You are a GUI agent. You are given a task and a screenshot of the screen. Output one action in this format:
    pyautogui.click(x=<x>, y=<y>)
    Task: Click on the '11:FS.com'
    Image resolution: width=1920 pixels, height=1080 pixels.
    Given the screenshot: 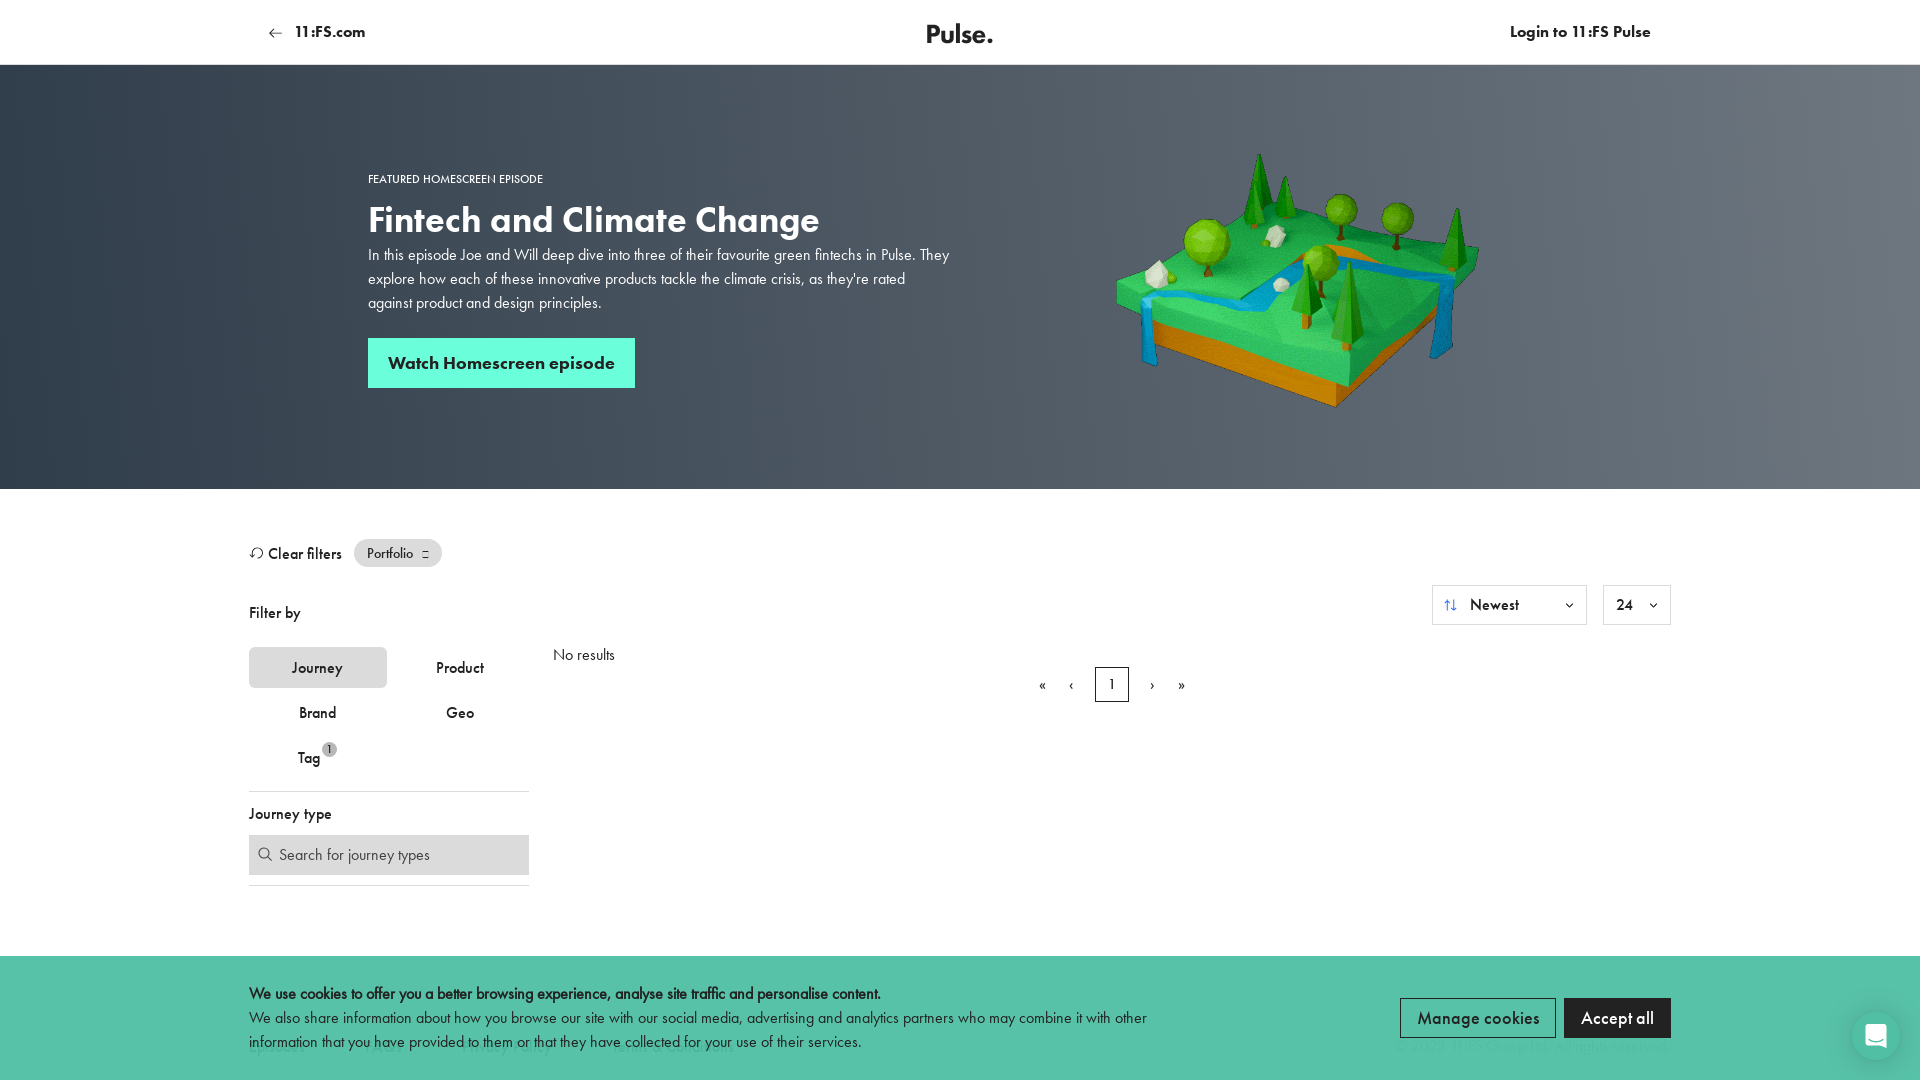 What is the action you would take?
    pyautogui.click(x=315, y=31)
    